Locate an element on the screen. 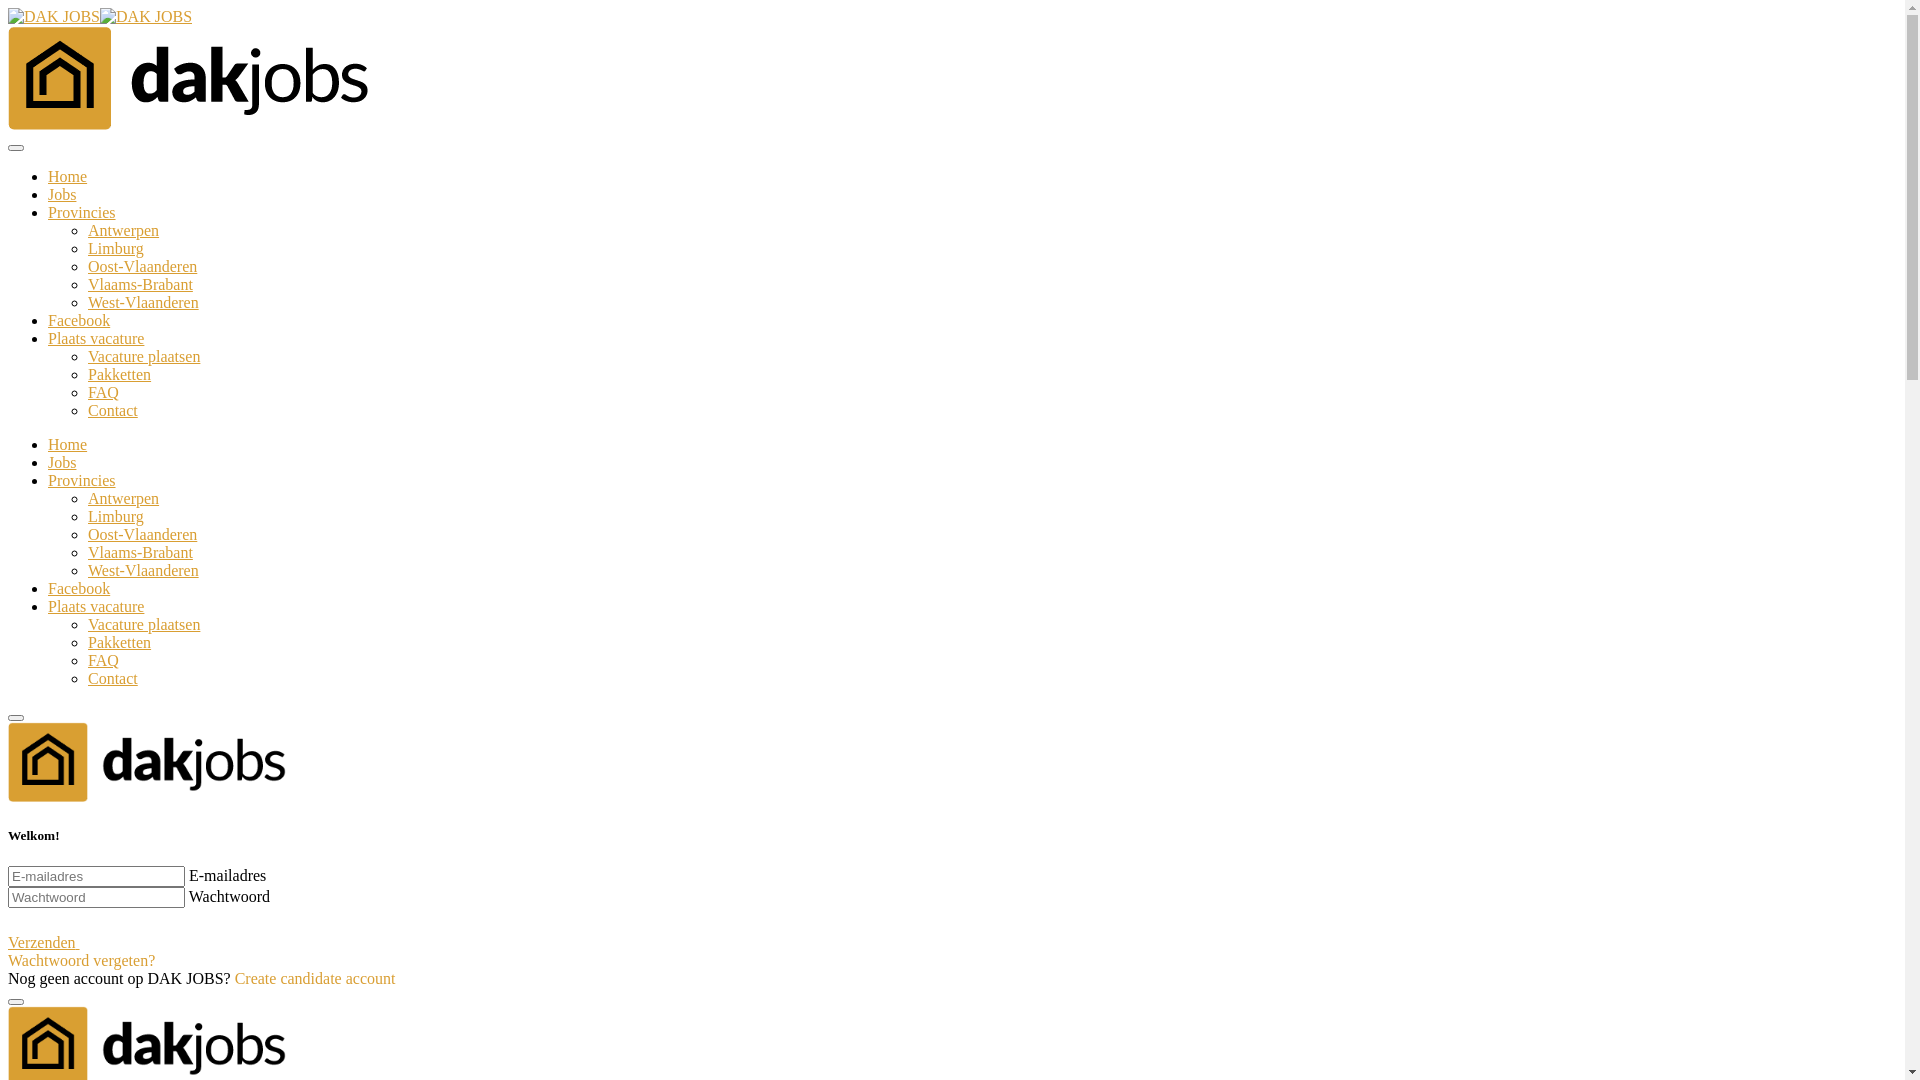  'Vacature plaatsen' is located at coordinates (143, 355).